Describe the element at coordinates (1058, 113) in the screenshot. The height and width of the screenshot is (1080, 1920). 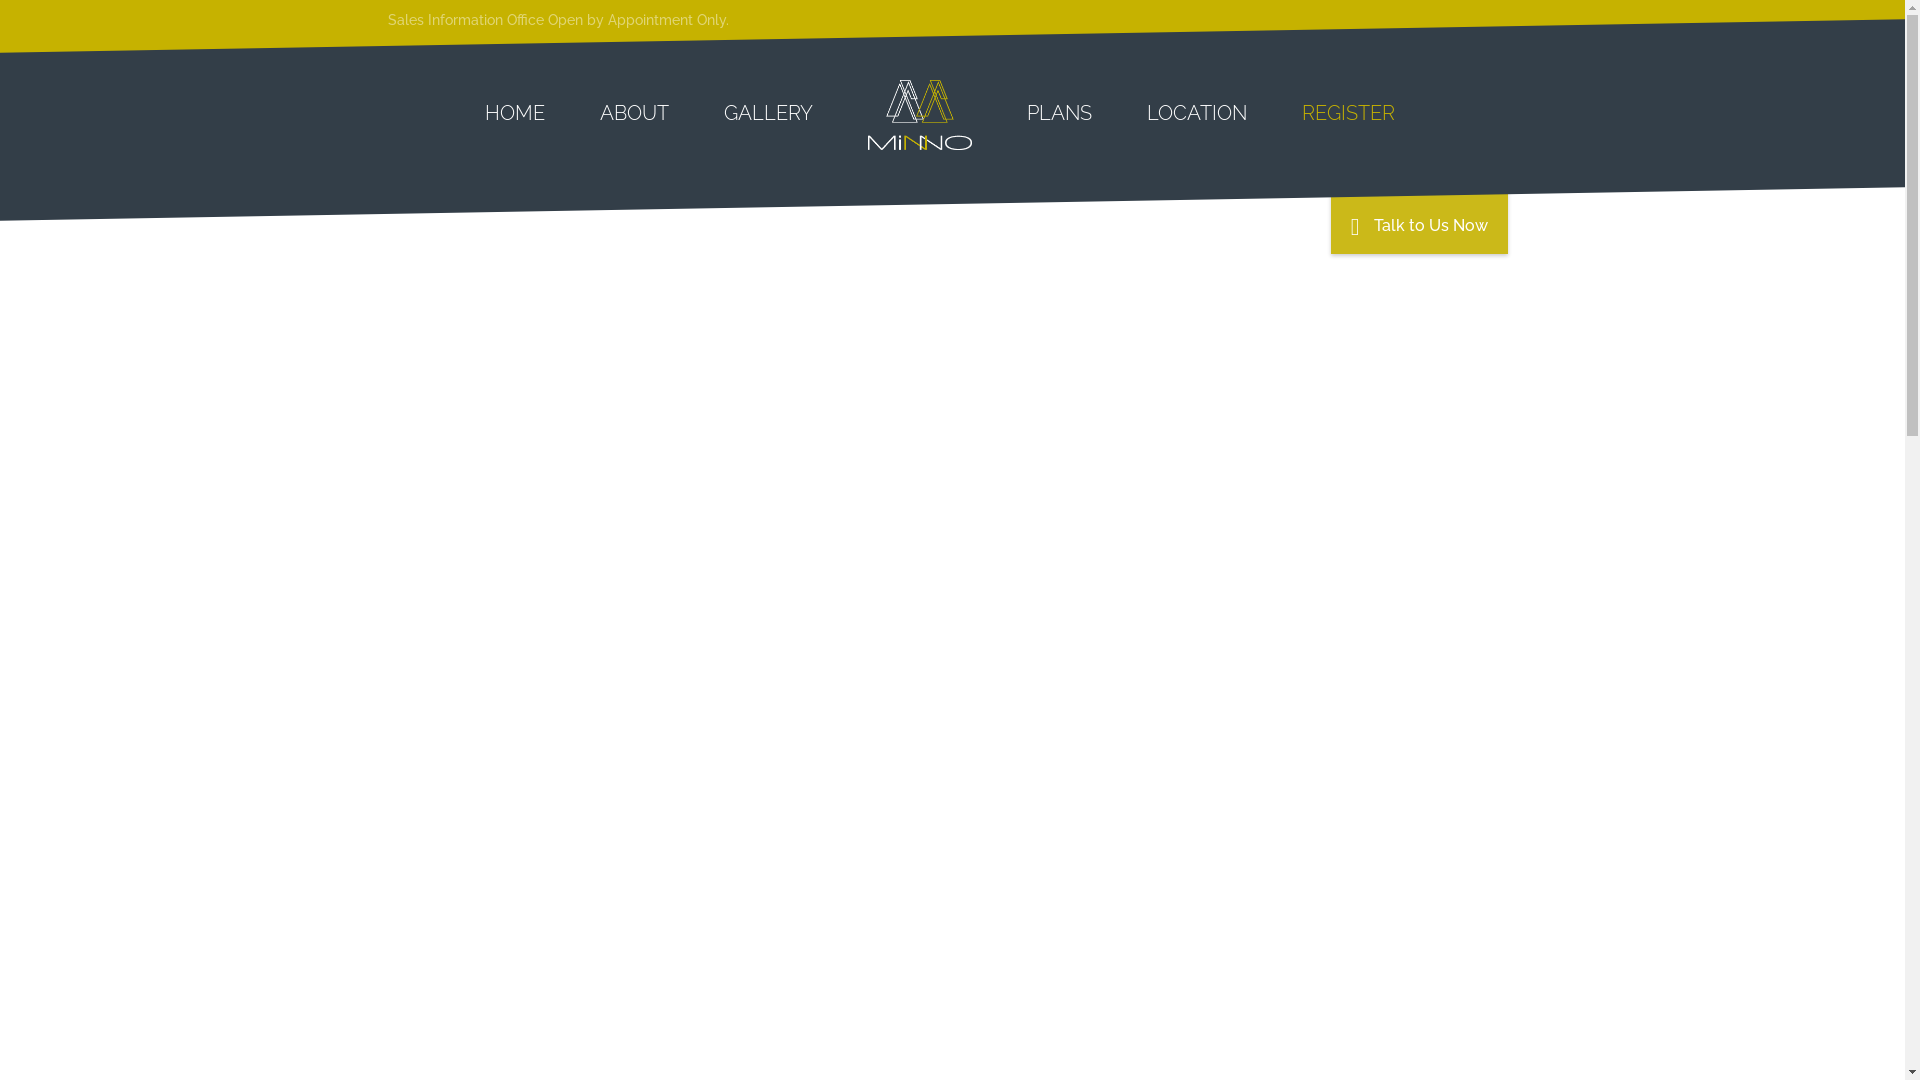
I see `'PLANS'` at that location.